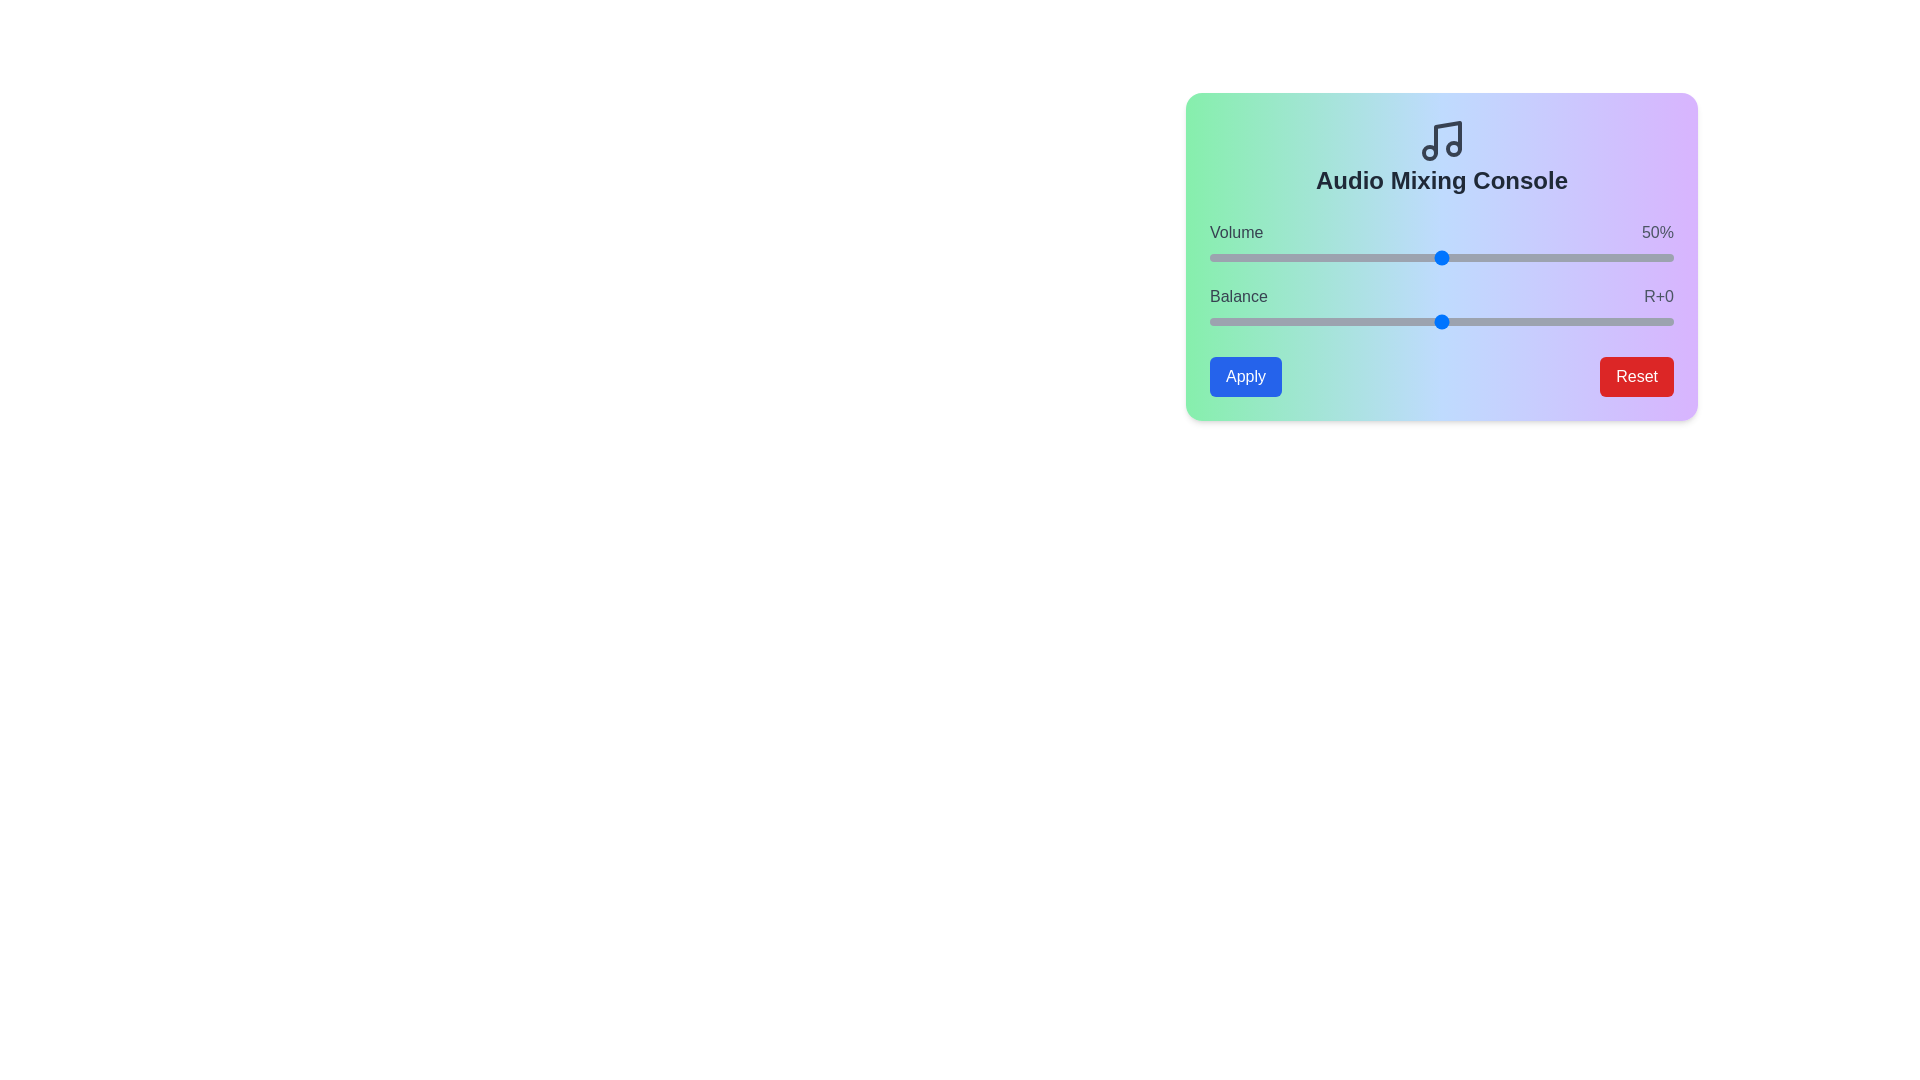  I want to click on the main heading text element that describes the functionality of the application, positioned centrally below the musical note icon, so click(1441, 181).